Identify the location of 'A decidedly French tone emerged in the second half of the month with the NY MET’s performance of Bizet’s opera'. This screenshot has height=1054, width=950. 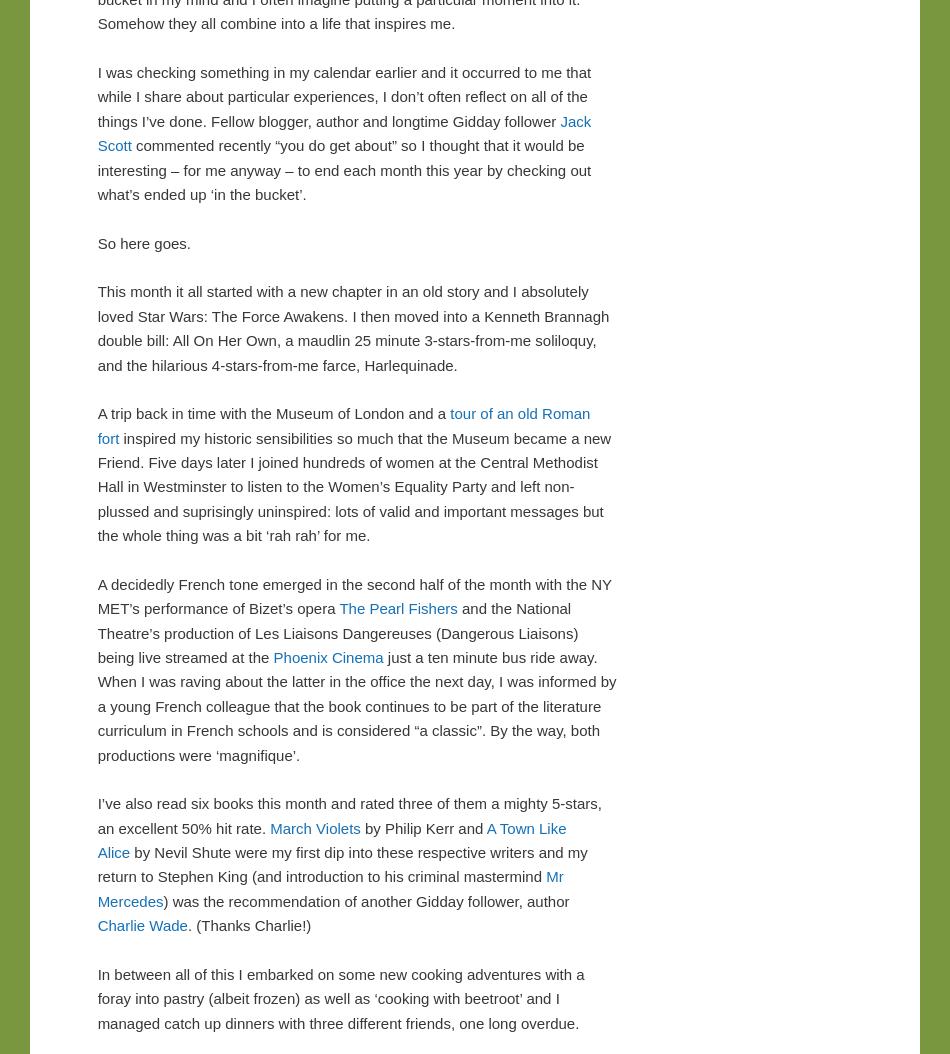
(352, 595).